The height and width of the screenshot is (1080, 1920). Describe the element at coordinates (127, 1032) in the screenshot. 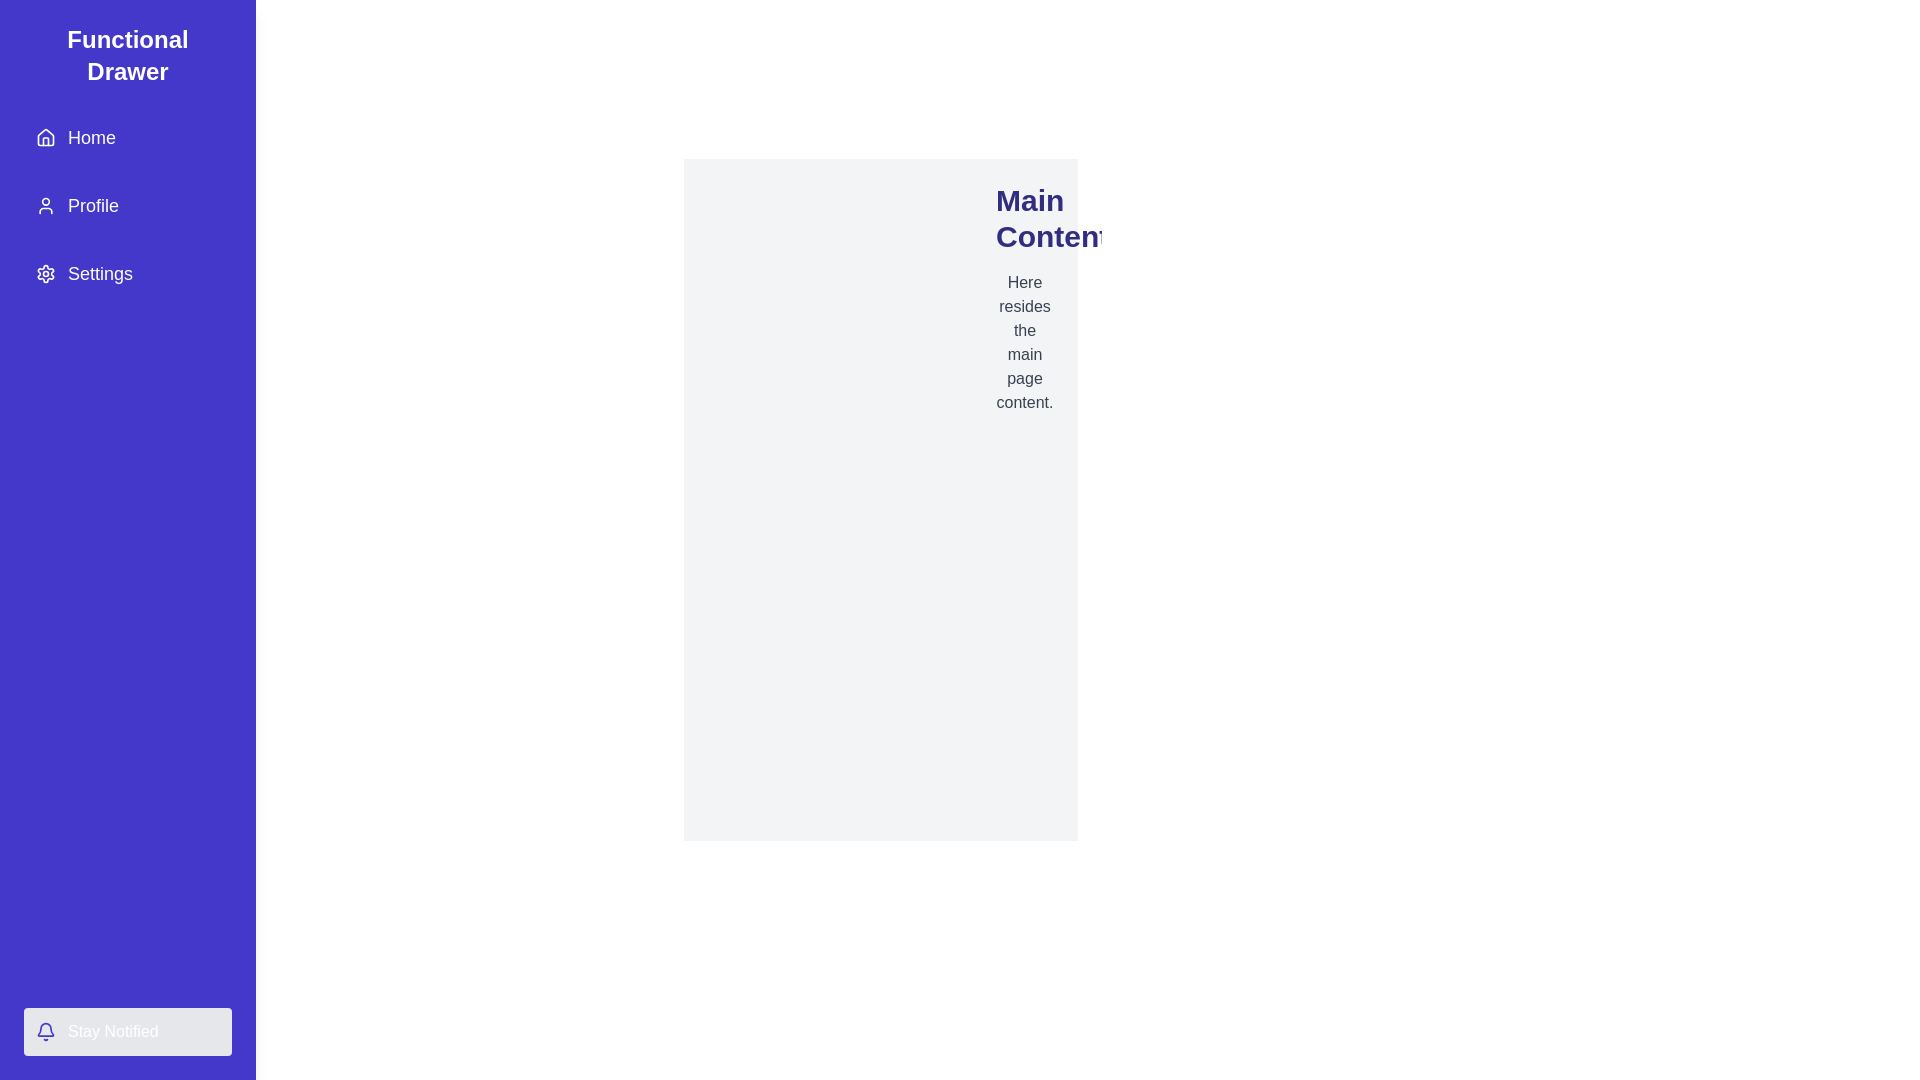

I see `the 'Stay Notified' section to activate its functionality` at that location.